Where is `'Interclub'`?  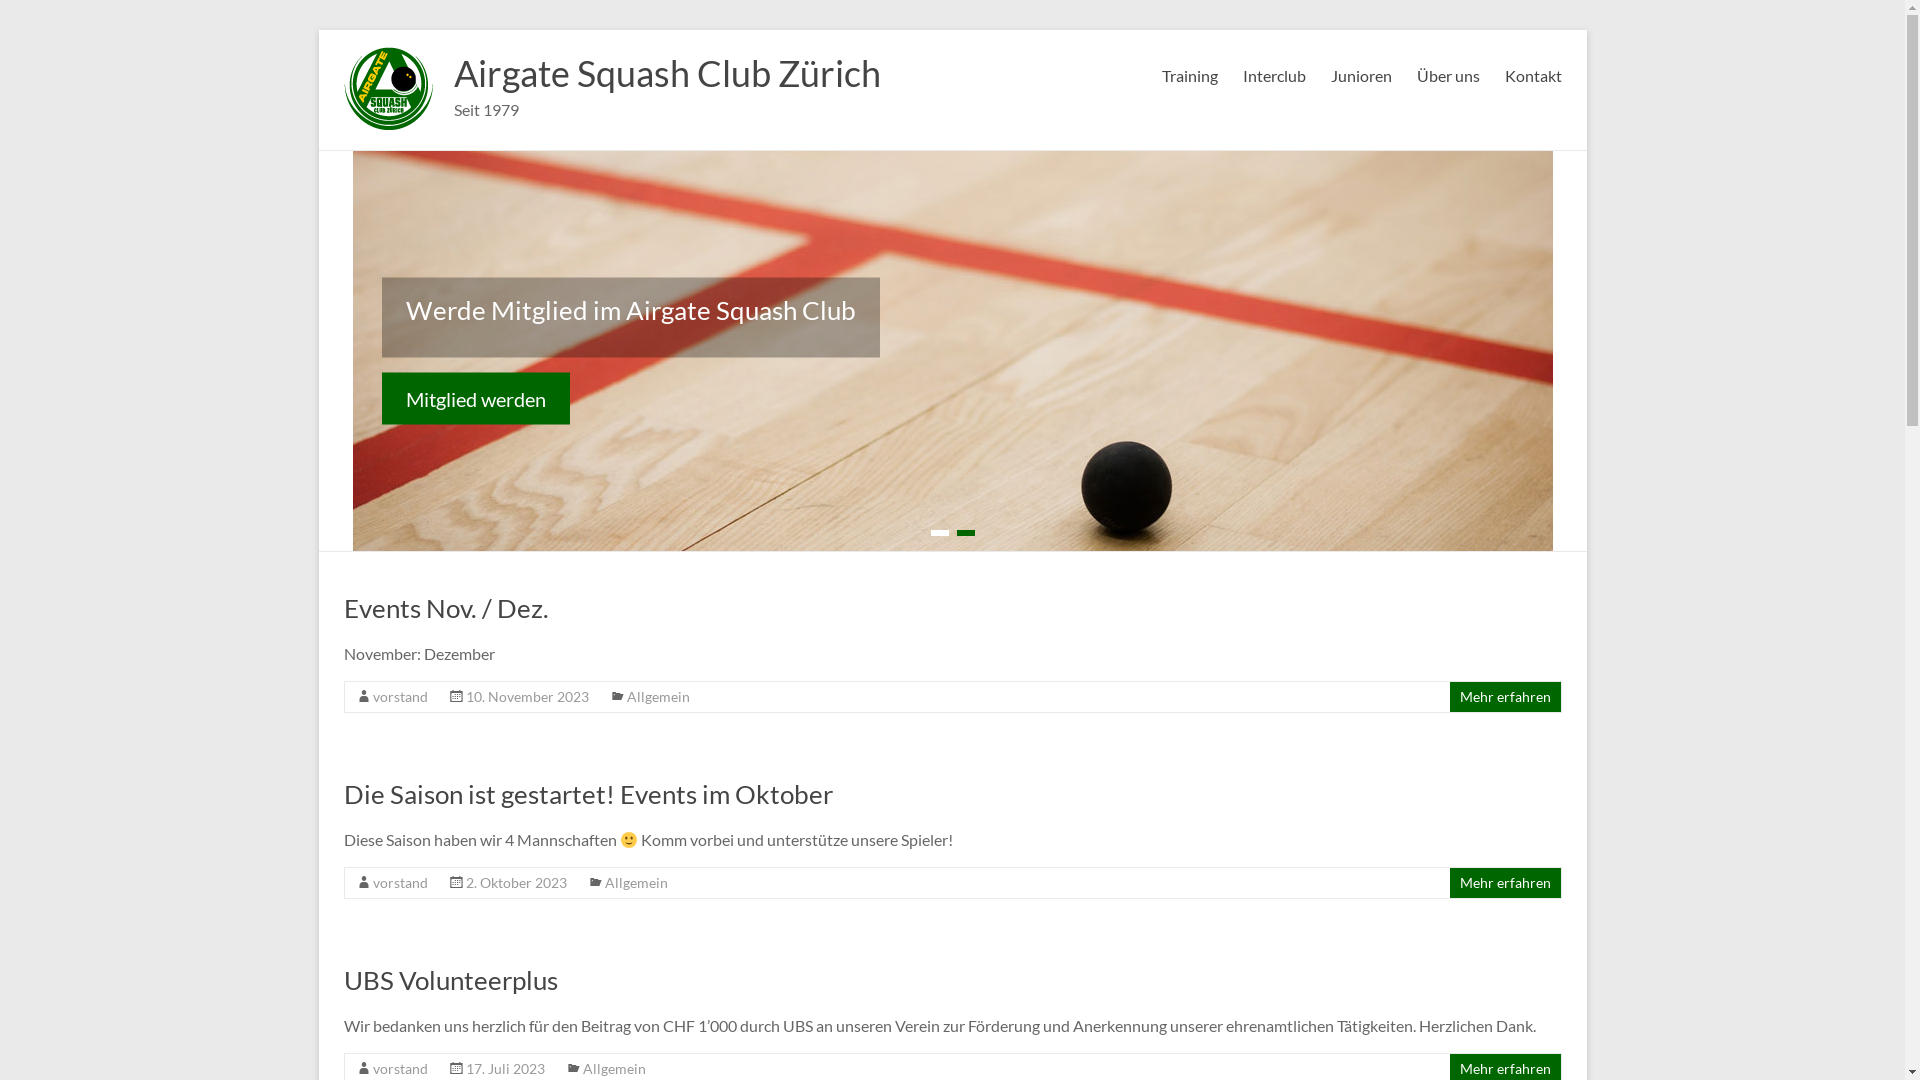
'Interclub' is located at coordinates (1241, 72).